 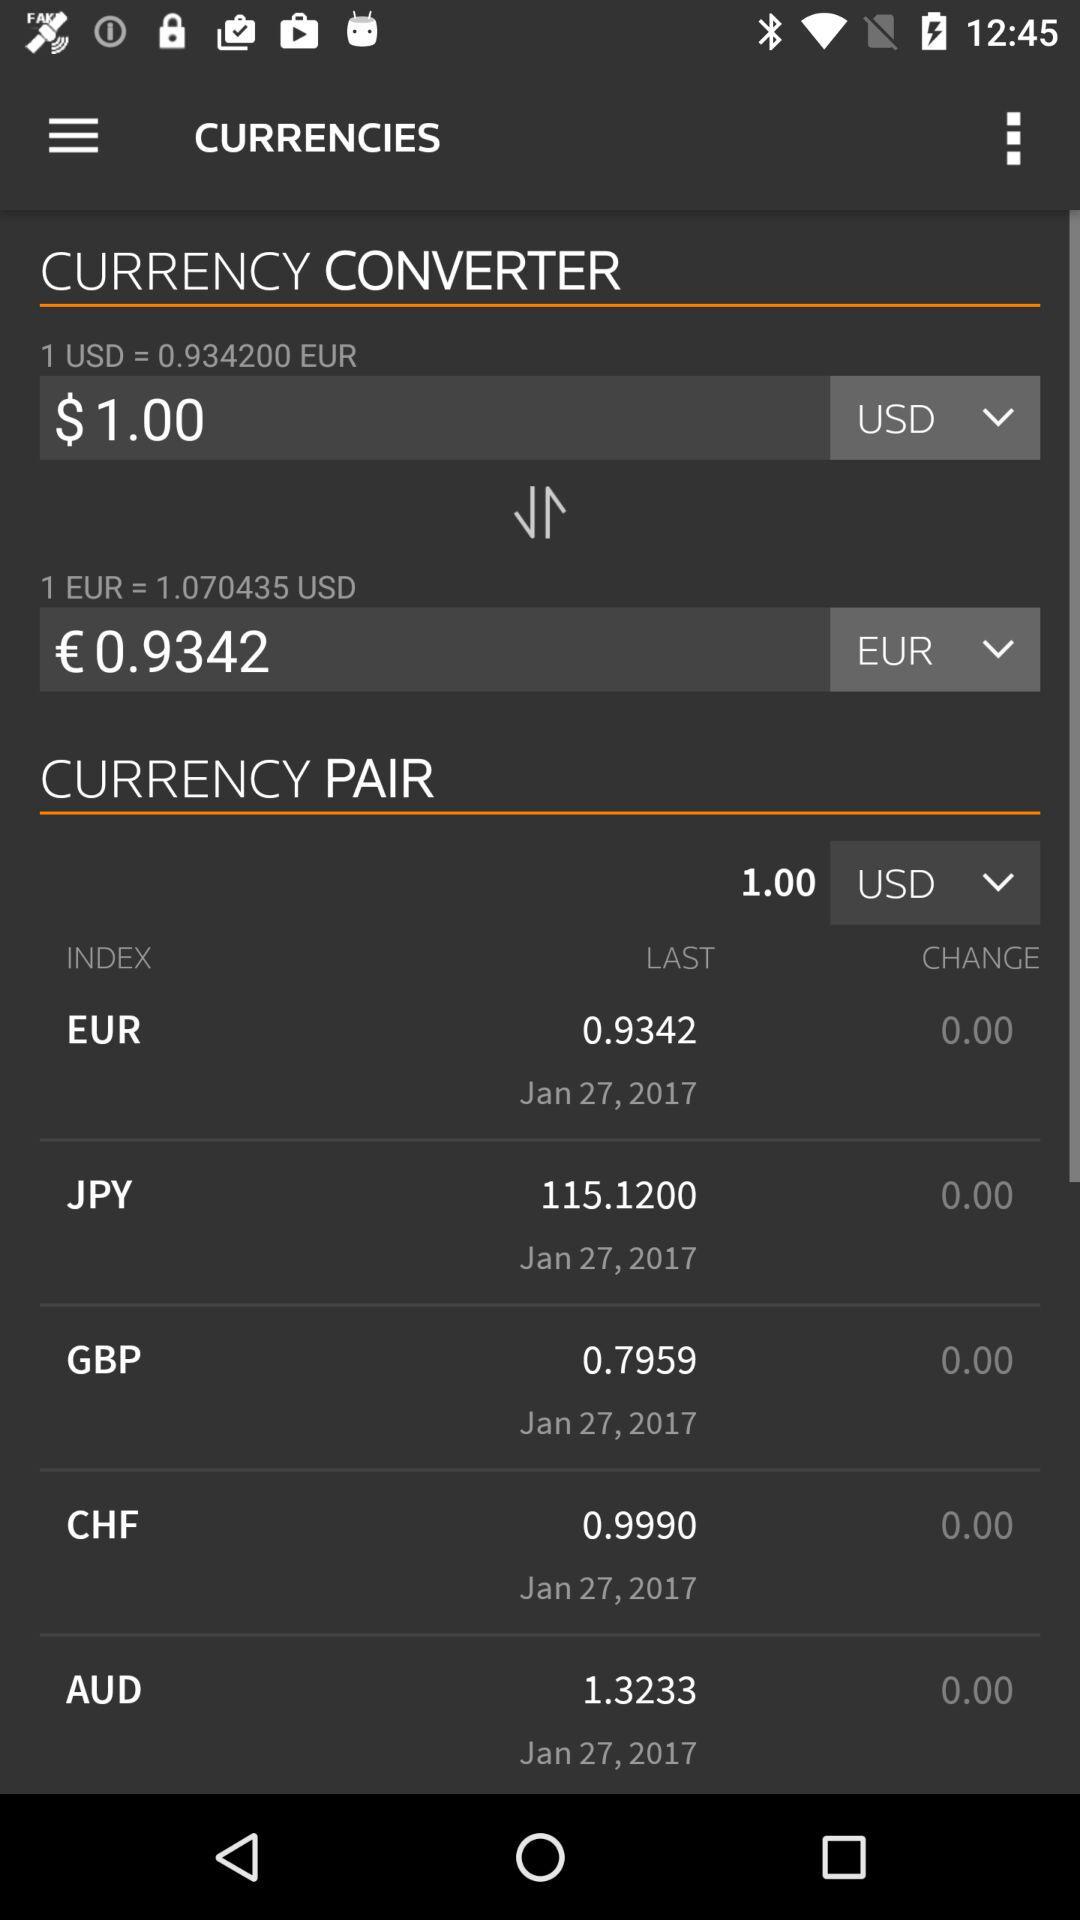 What do you see at coordinates (540, 512) in the screenshot?
I see `the swap icon` at bounding box center [540, 512].